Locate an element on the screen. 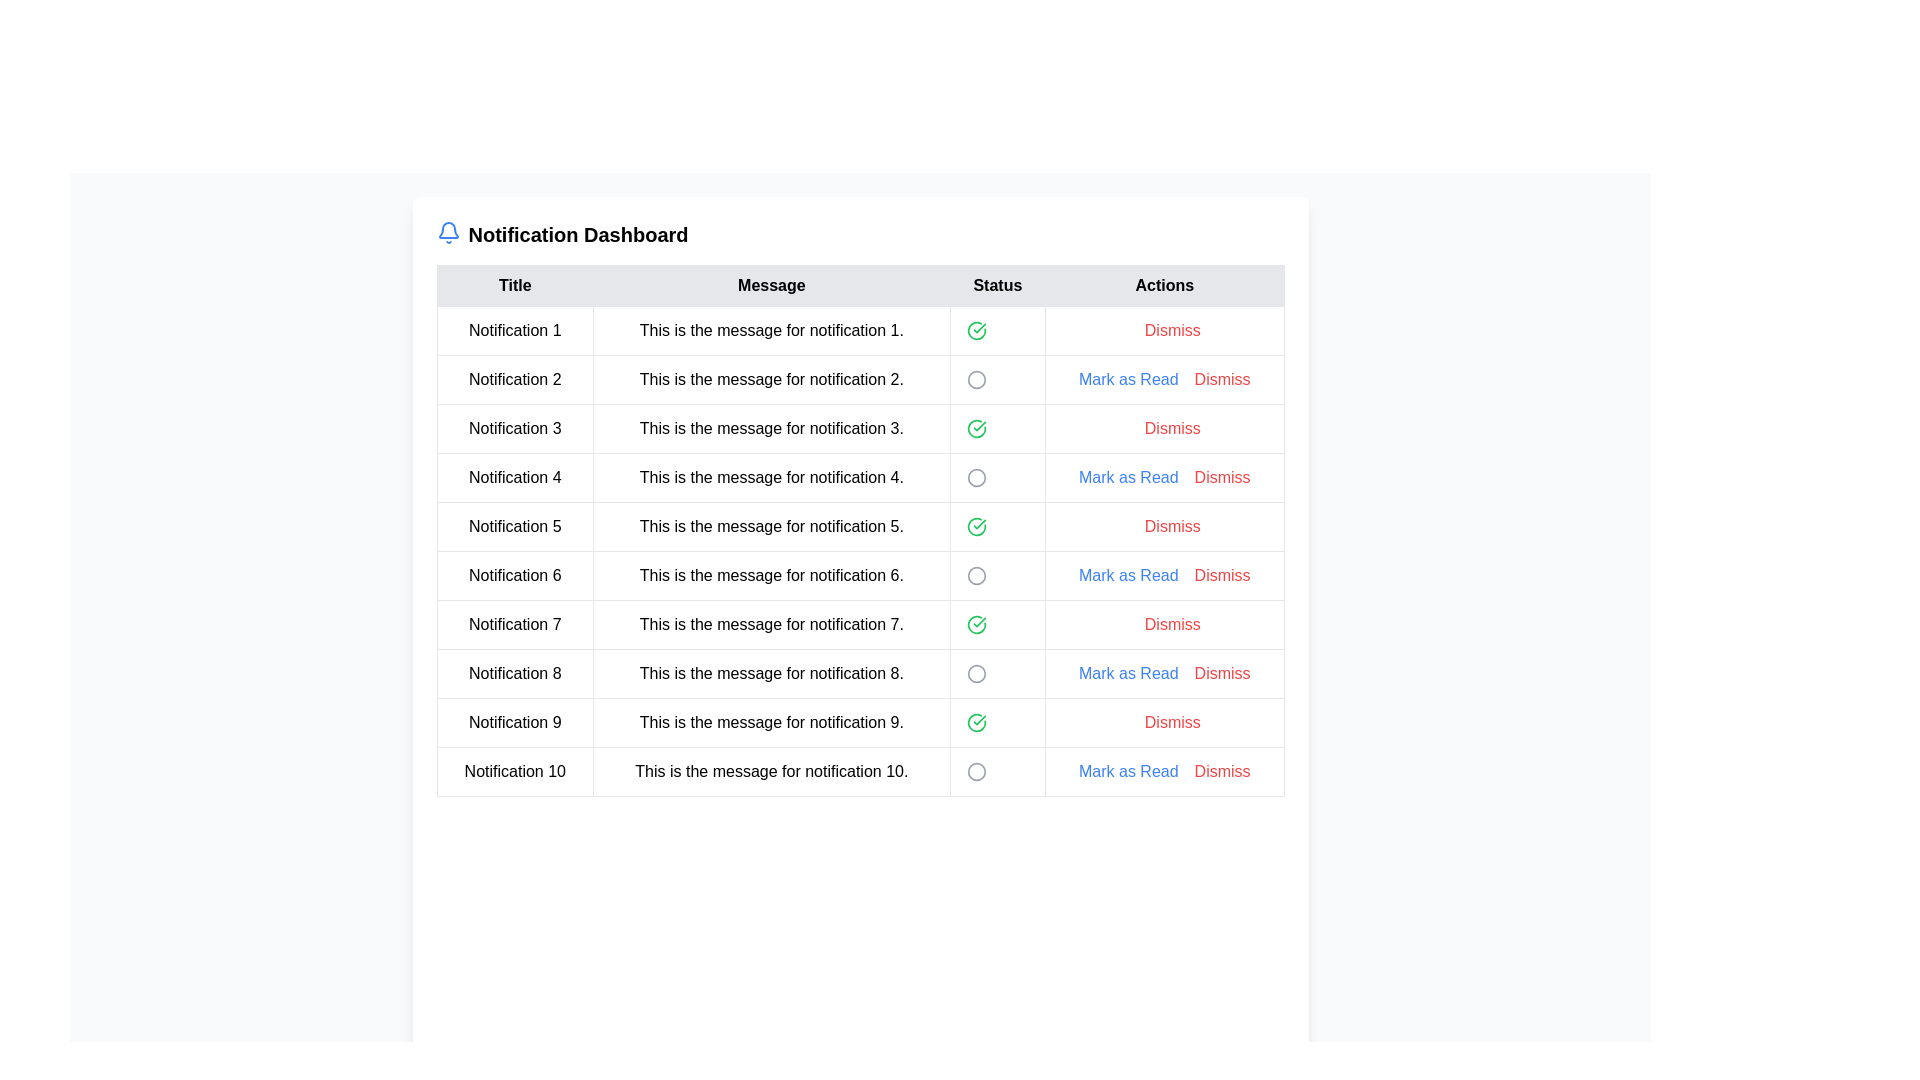 This screenshot has width=1920, height=1080. the 'Mark as Read' hyperlink in the Actions column for 'Notification 6' to mark the notification as read is located at coordinates (1164, 575).